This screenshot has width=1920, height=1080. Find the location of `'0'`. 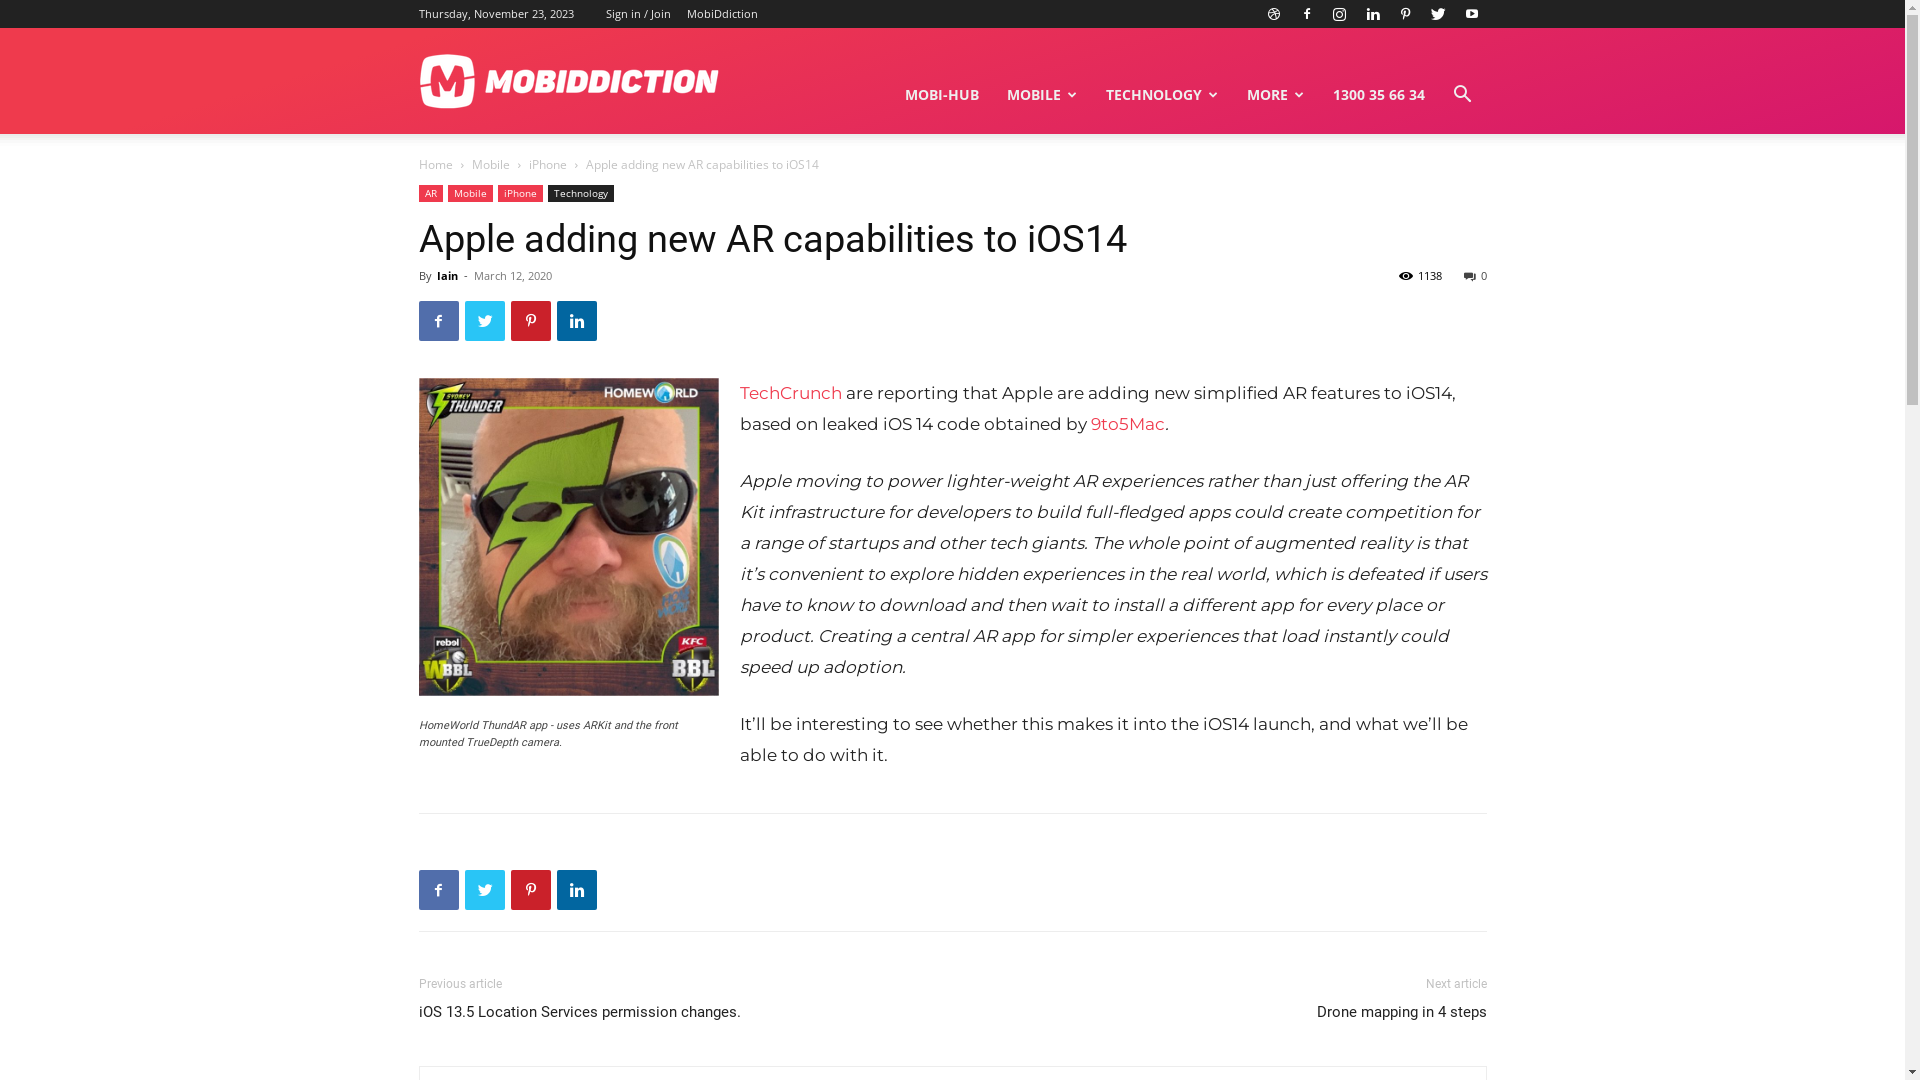

'0' is located at coordinates (1475, 275).